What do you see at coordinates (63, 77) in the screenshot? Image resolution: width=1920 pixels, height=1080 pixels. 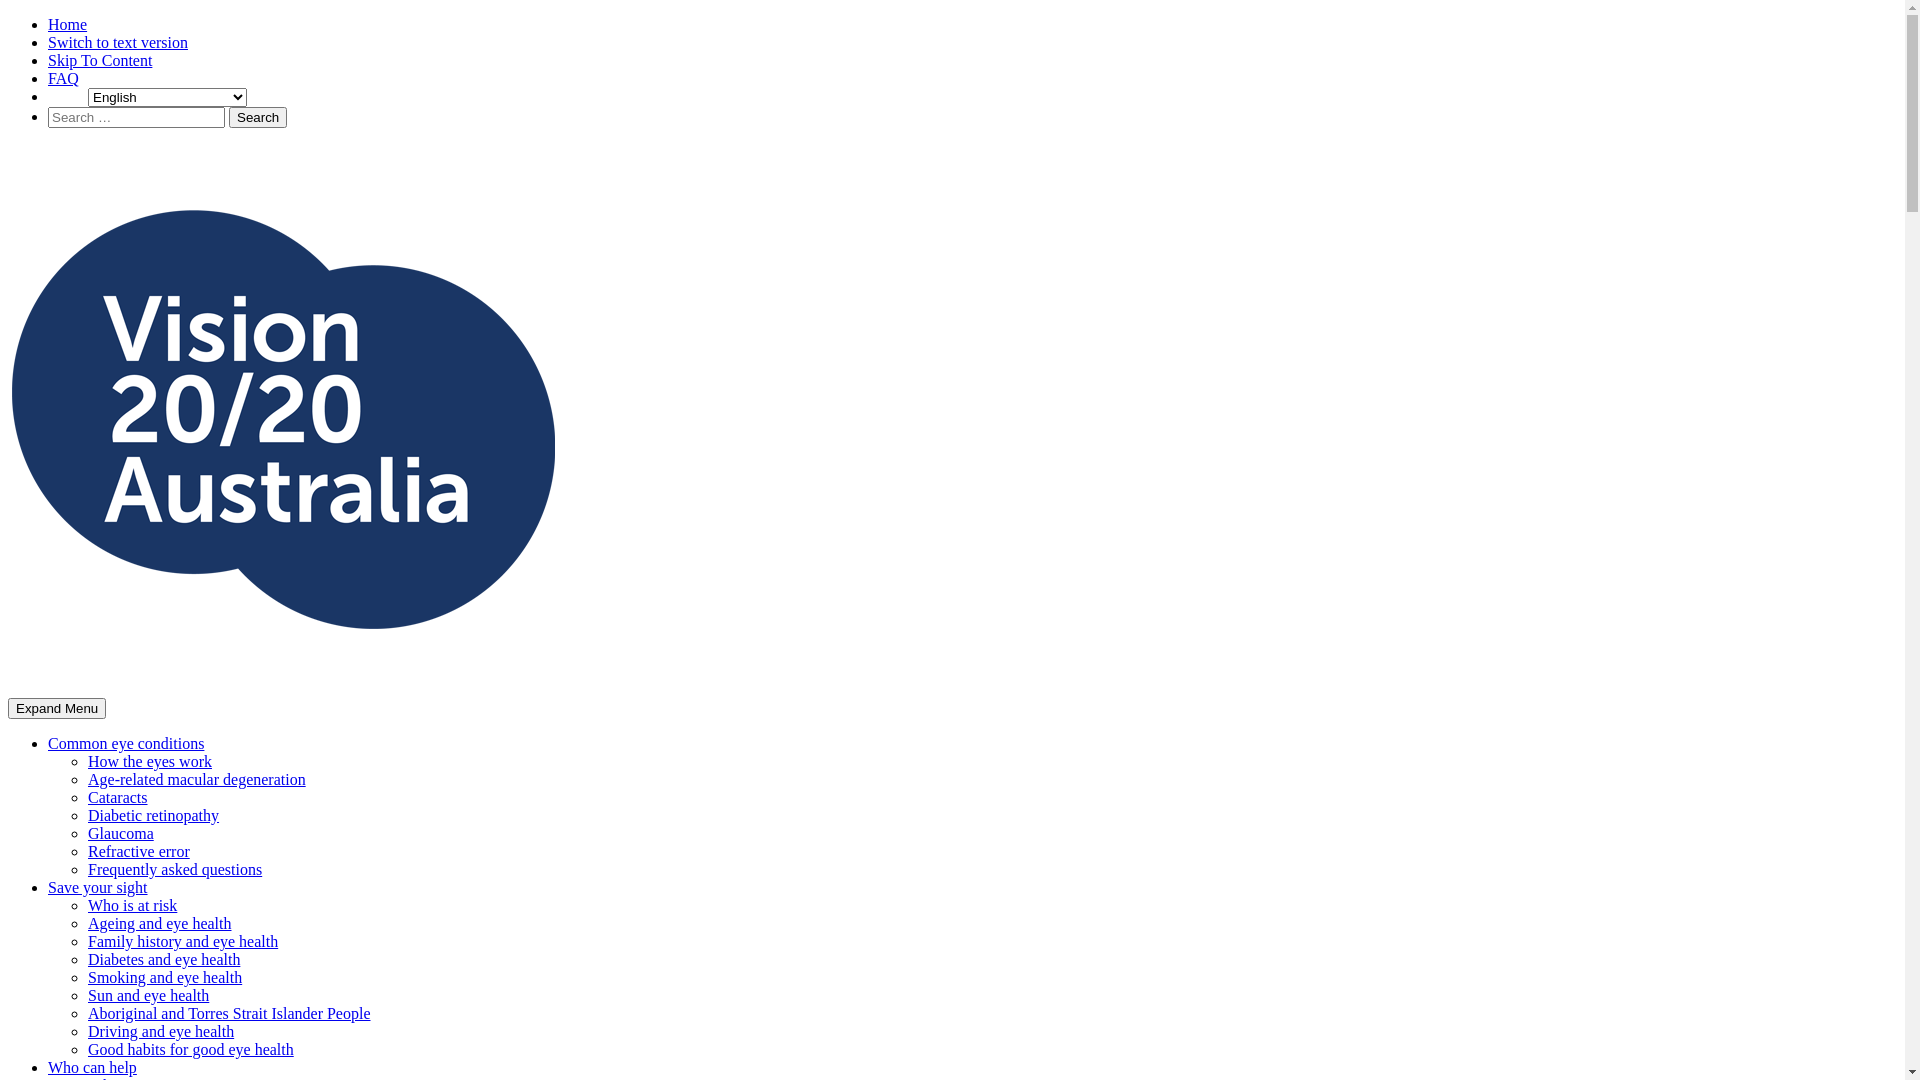 I see `'FAQ'` at bounding box center [63, 77].